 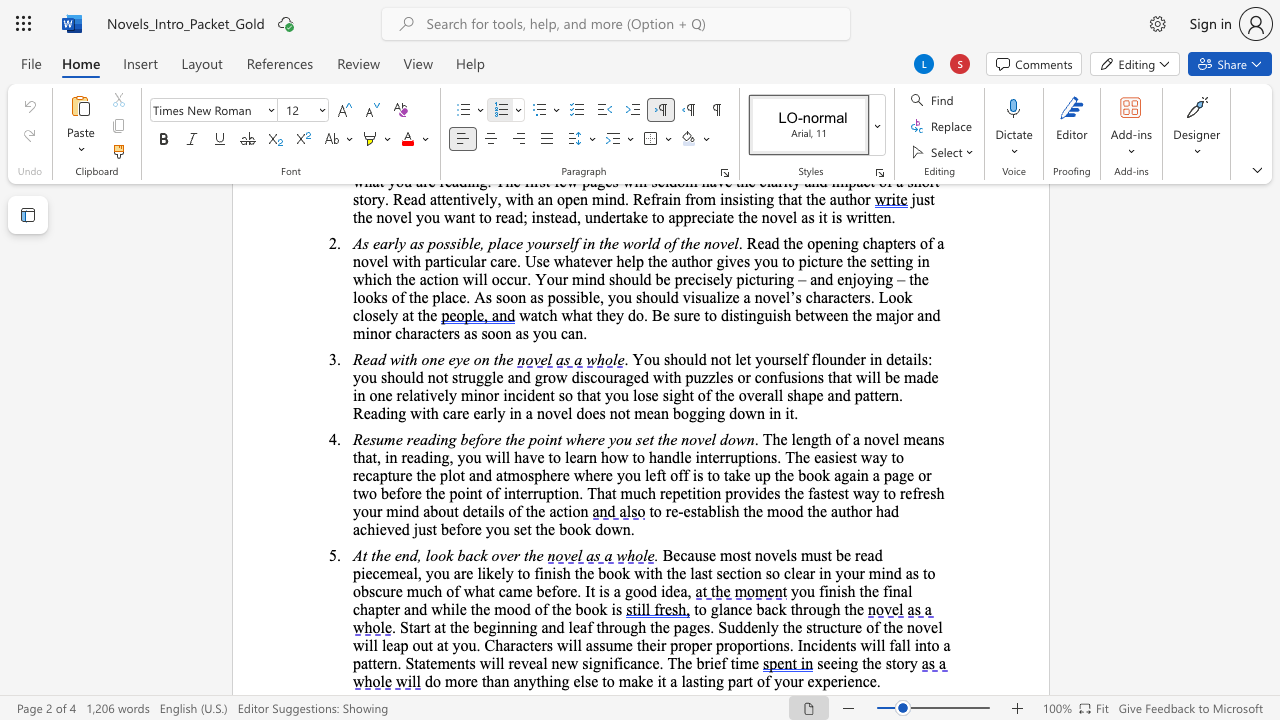 What do you see at coordinates (372, 510) in the screenshot?
I see `the 1th character "u" in the text` at bounding box center [372, 510].